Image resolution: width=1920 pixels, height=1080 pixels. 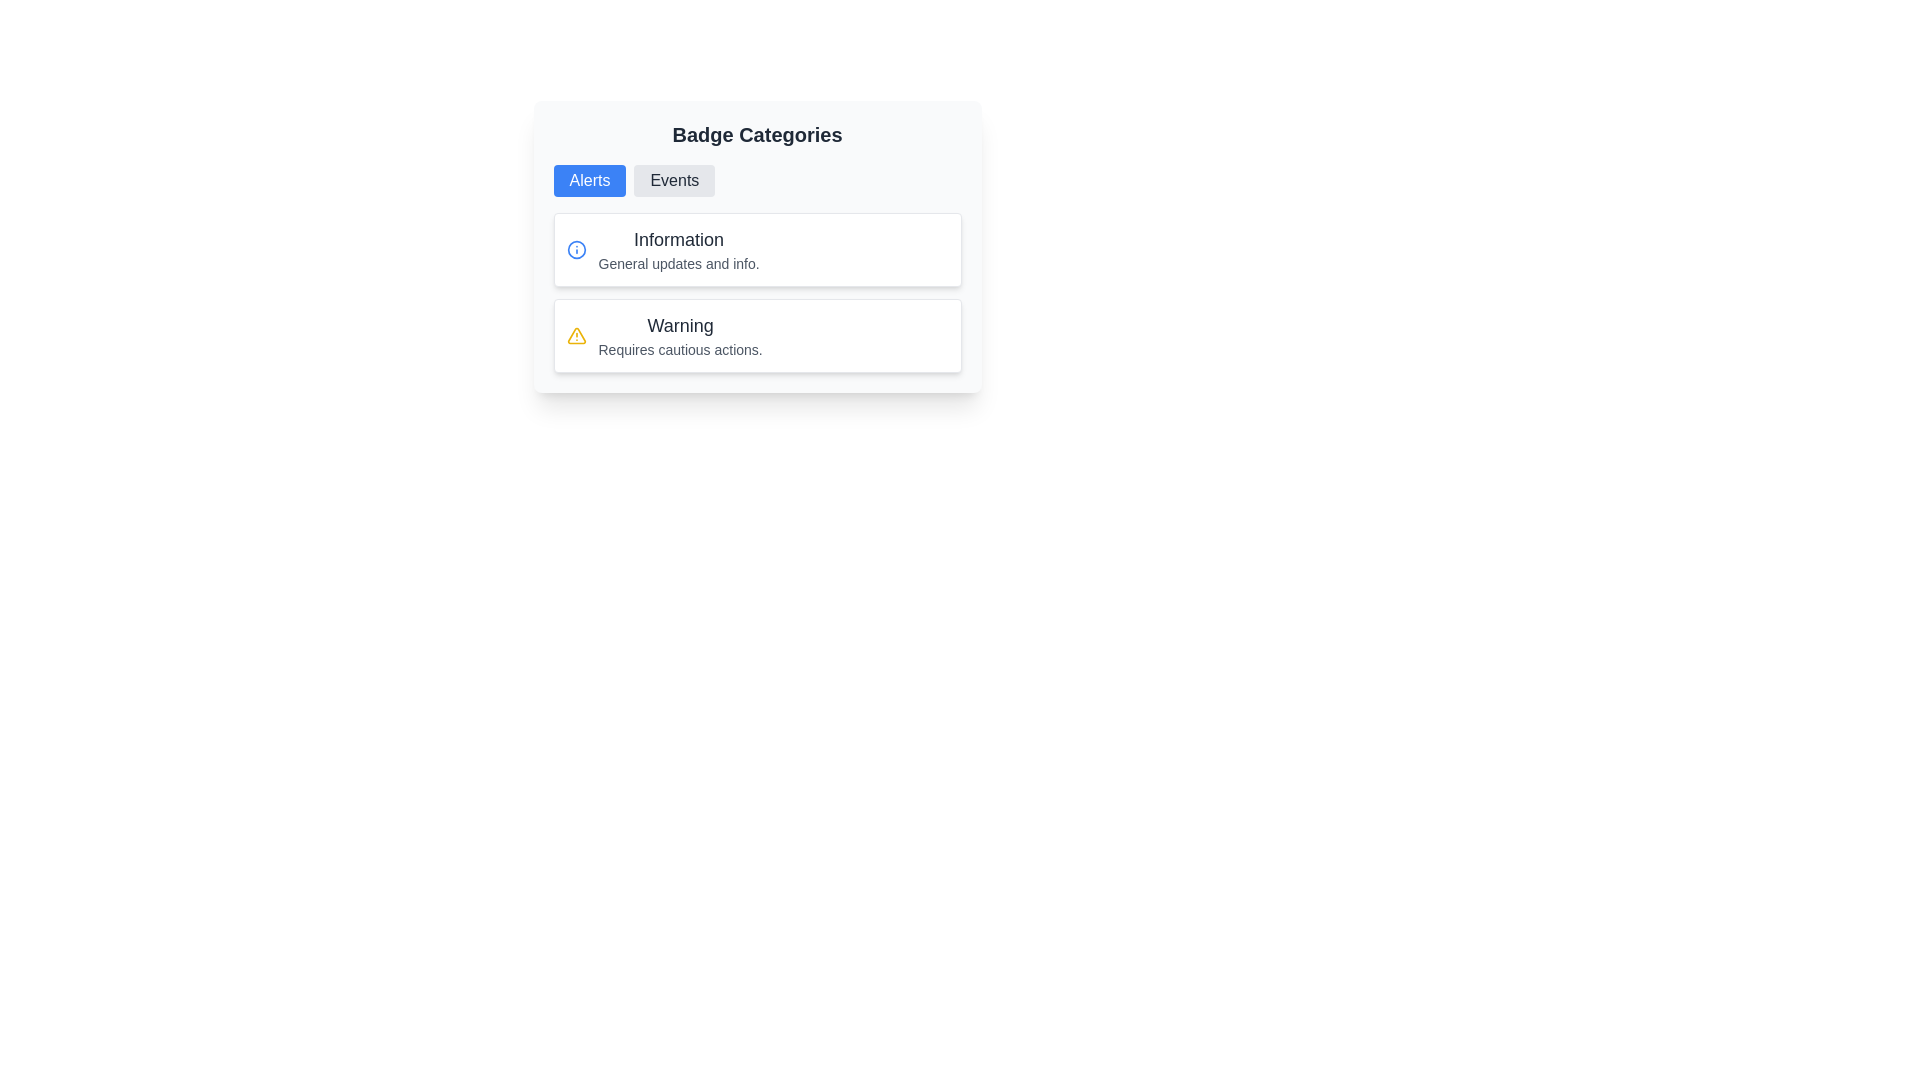 I want to click on the text label element stating 'General updates and info.' which is styled in gray and located directly beneath the heading 'Information', so click(x=679, y=262).